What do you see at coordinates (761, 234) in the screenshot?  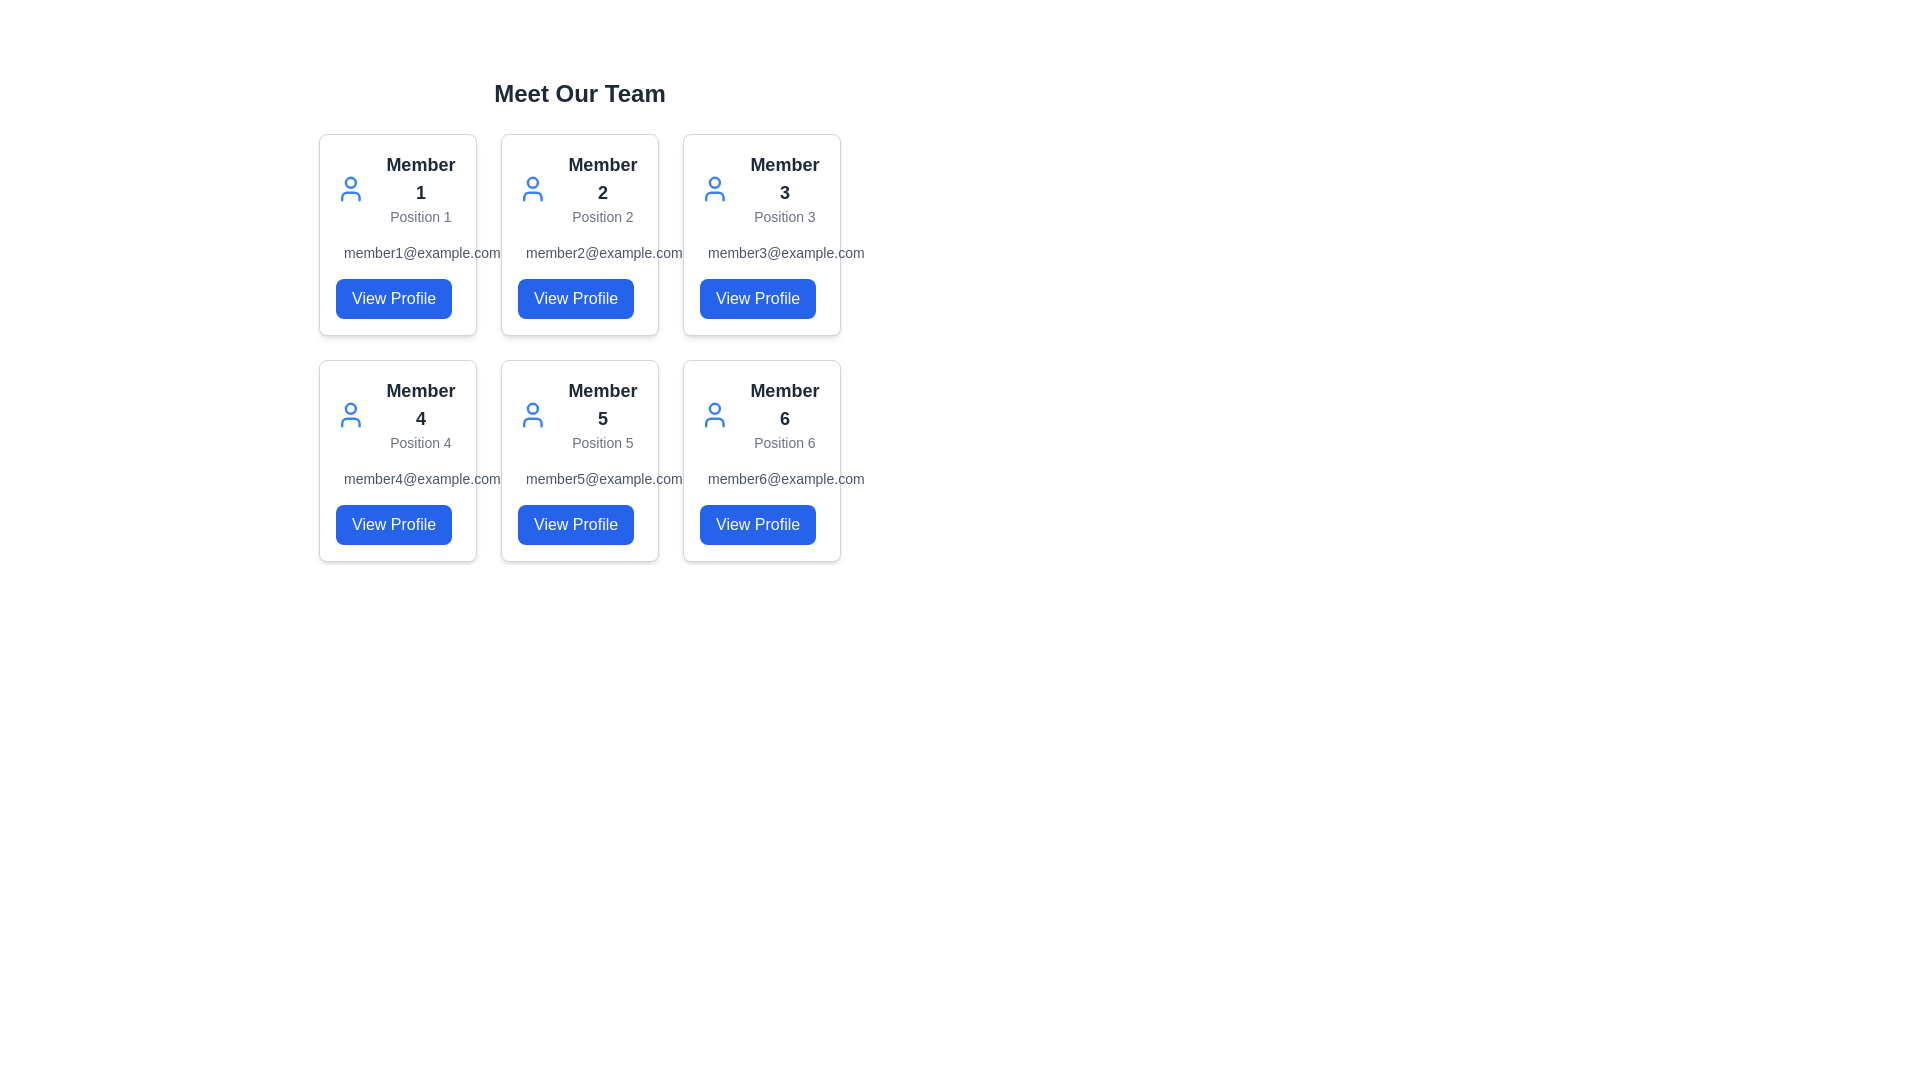 I see `the team member profile card located in the first row and third column of the grid layout` at bounding box center [761, 234].